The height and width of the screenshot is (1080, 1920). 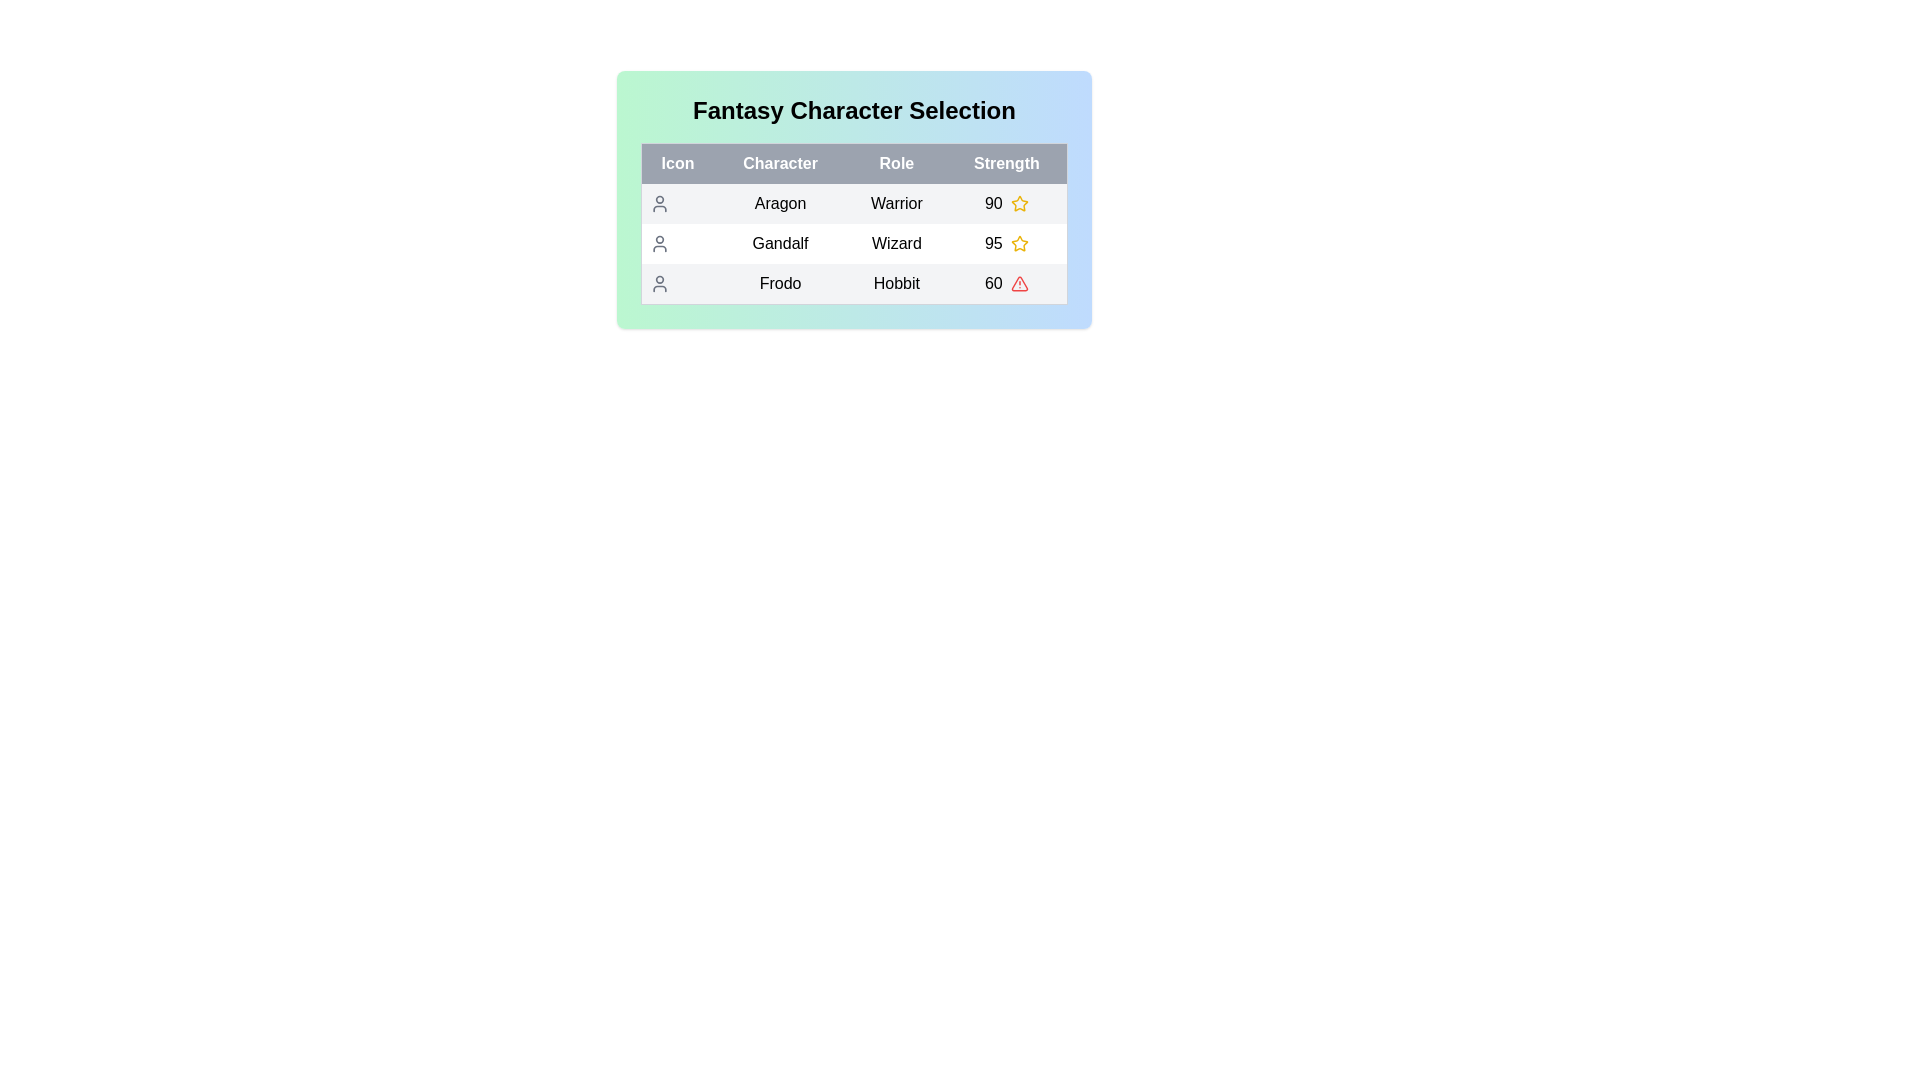 I want to click on the row corresponding to Frodo to select the character, so click(x=854, y=284).